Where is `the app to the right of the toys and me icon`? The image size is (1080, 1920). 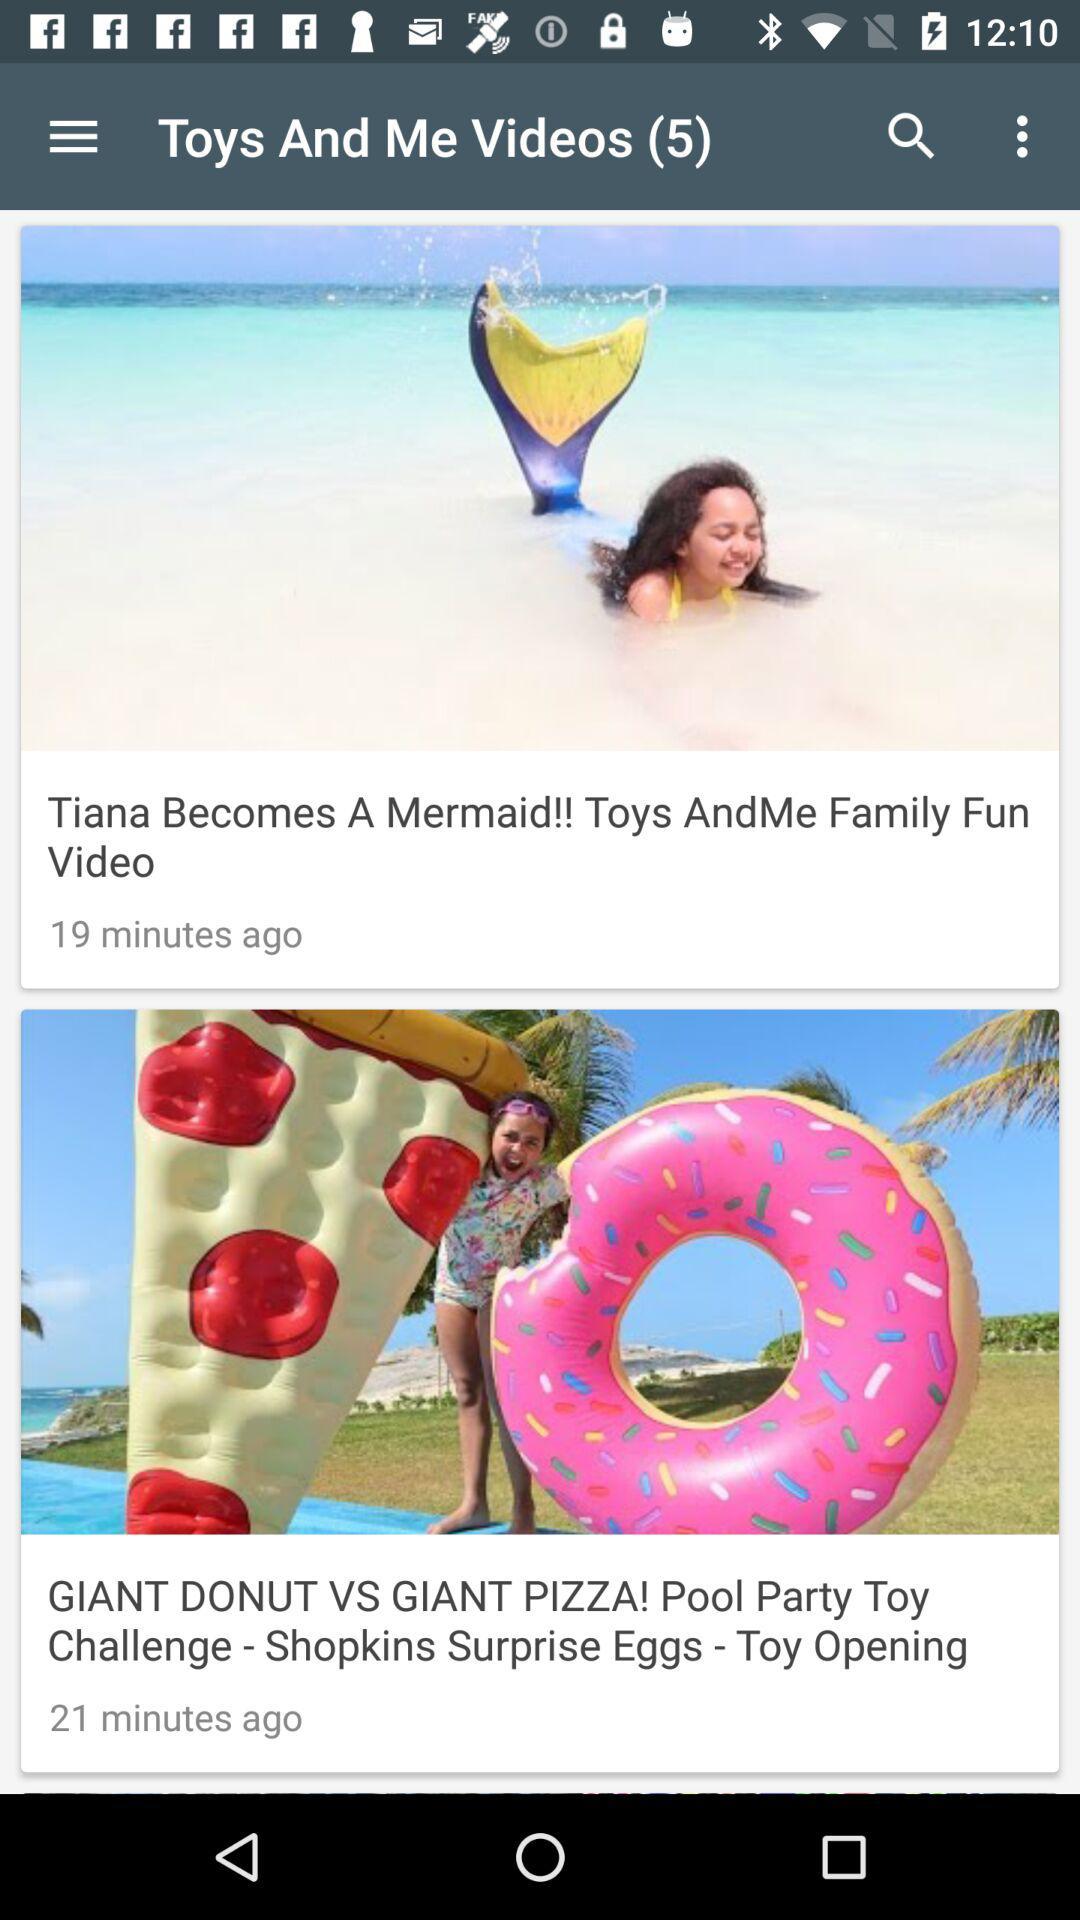
the app to the right of the toys and me icon is located at coordinates (911, 135).